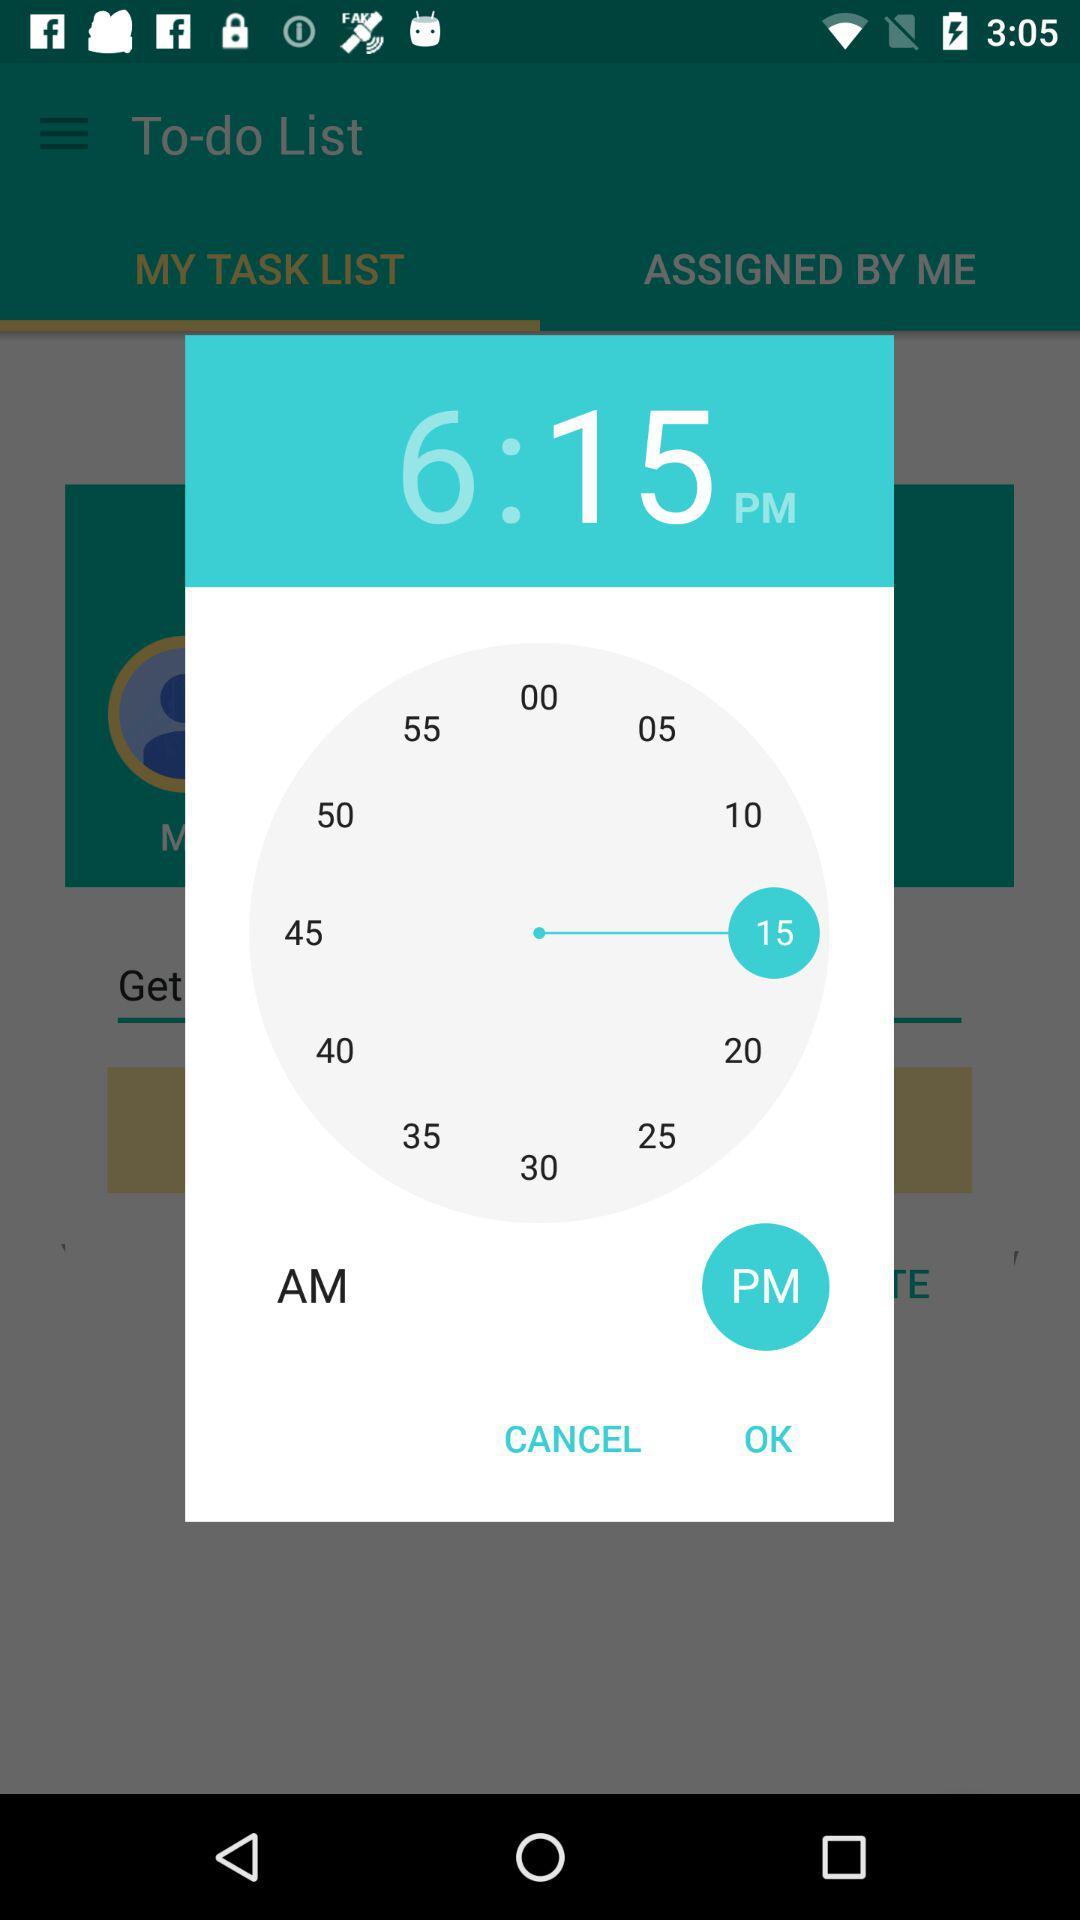 This screenshot has height=1920, width=1080. I want to click on the 15 item, so click(628, 459).